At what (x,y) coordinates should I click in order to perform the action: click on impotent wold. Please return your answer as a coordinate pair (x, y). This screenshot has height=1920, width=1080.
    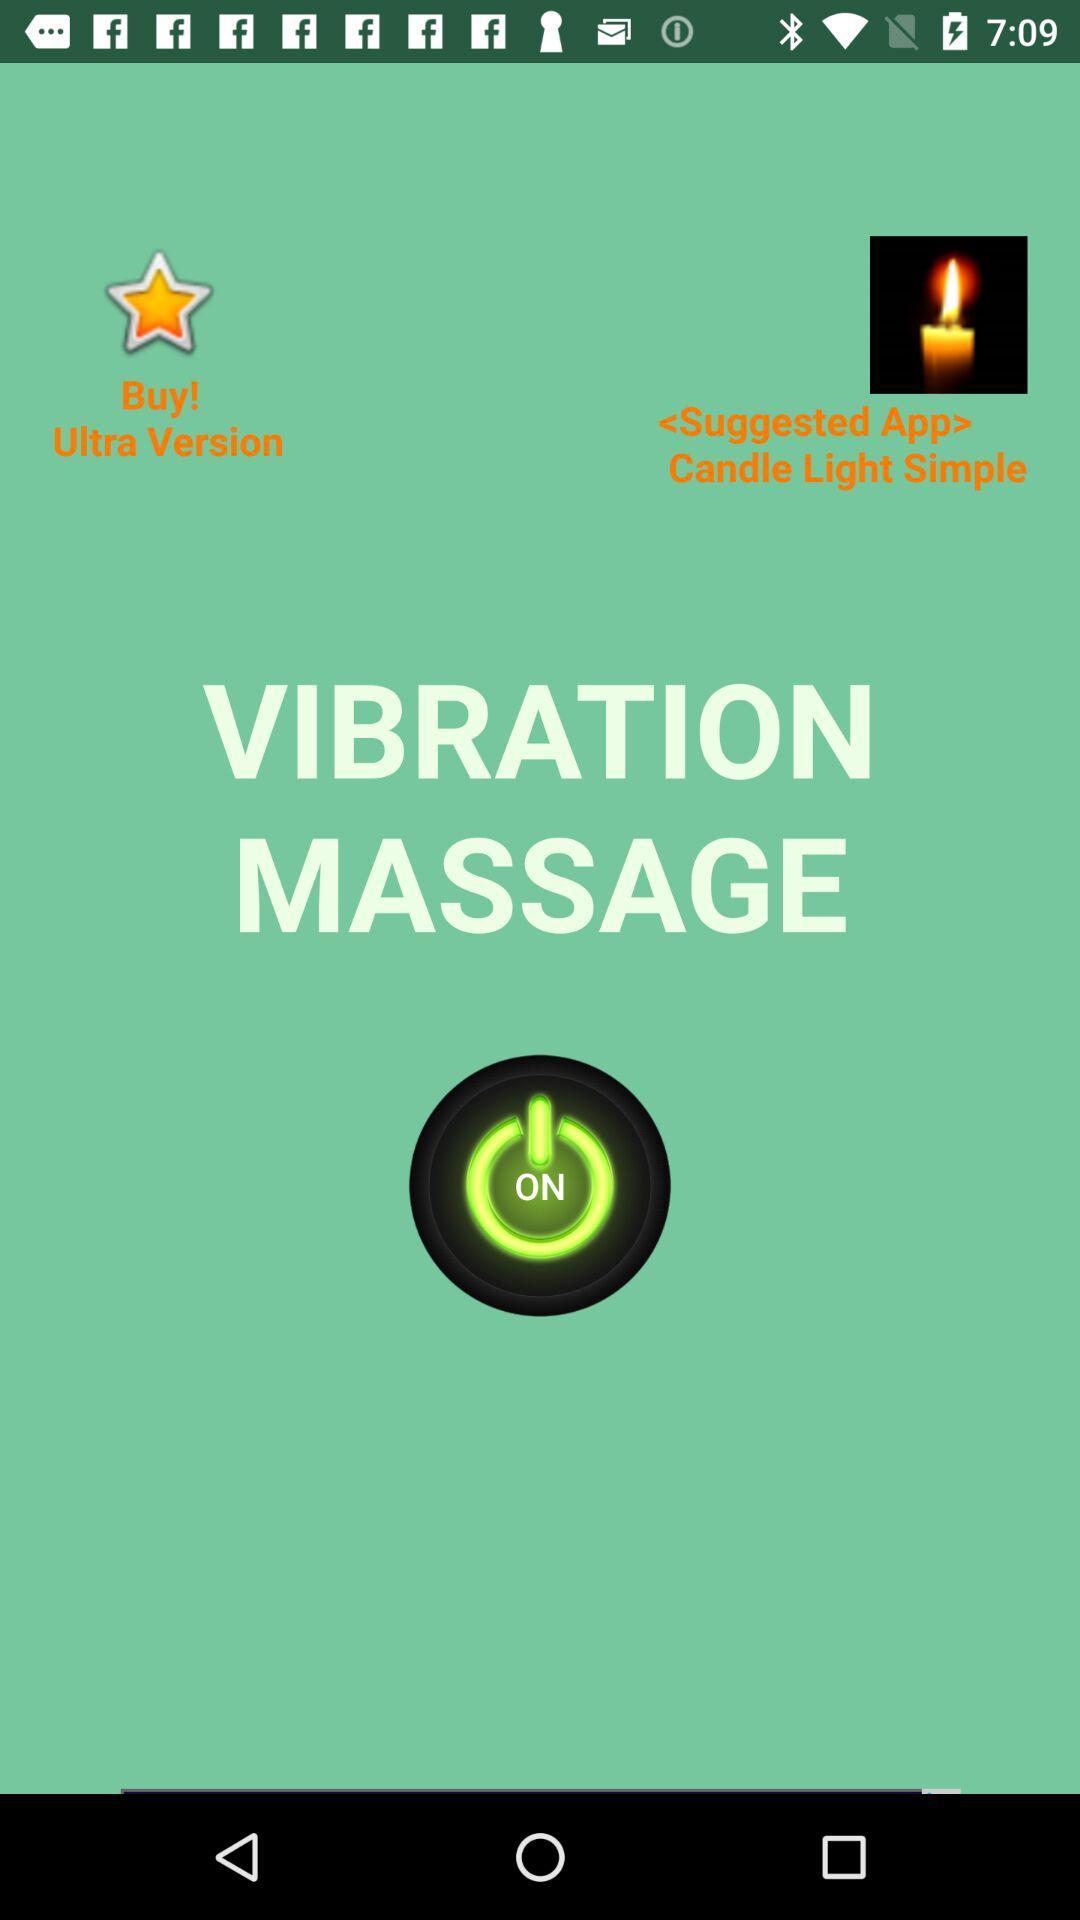
    Looking at the image, I should click on (156, 300).